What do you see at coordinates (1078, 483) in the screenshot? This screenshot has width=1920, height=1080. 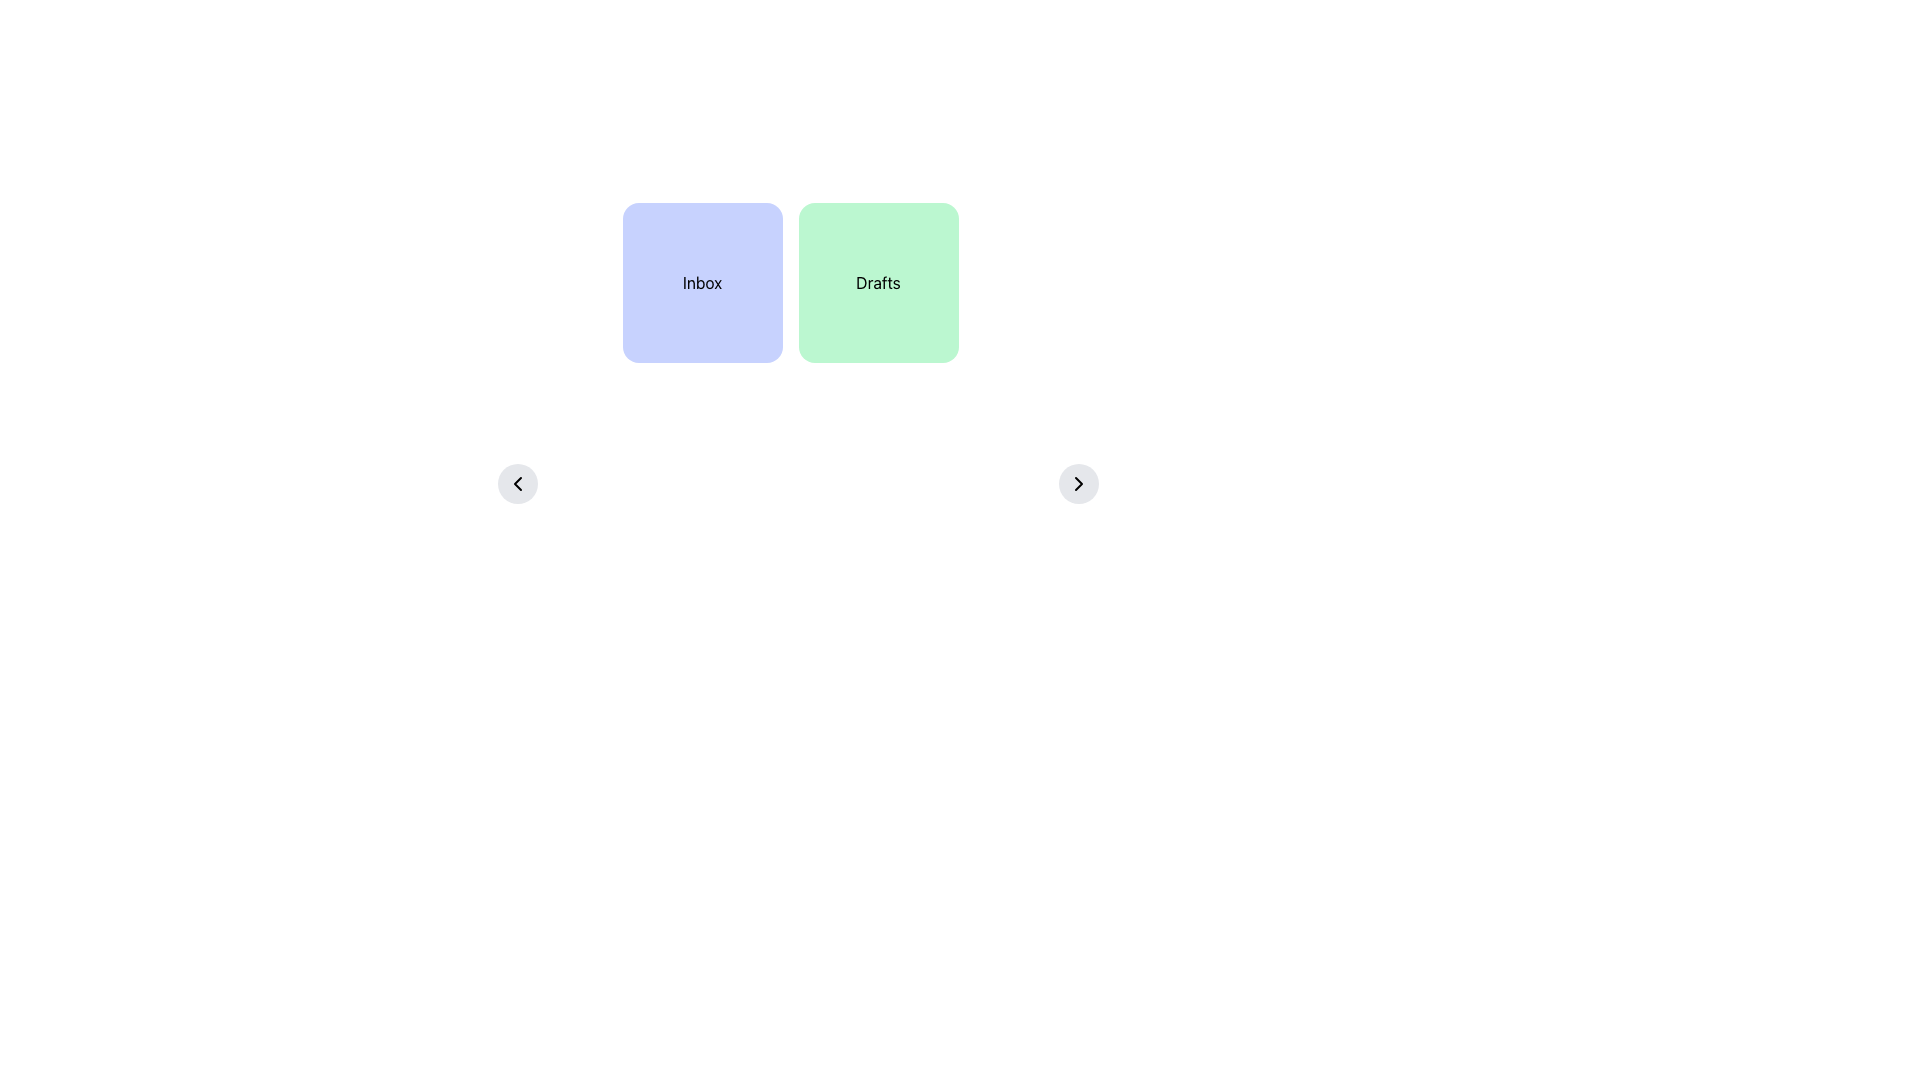 I see `the navigation button located to the right of the 'Inbox' and 'Drafts' containers` at bounding box center [1078, 483].